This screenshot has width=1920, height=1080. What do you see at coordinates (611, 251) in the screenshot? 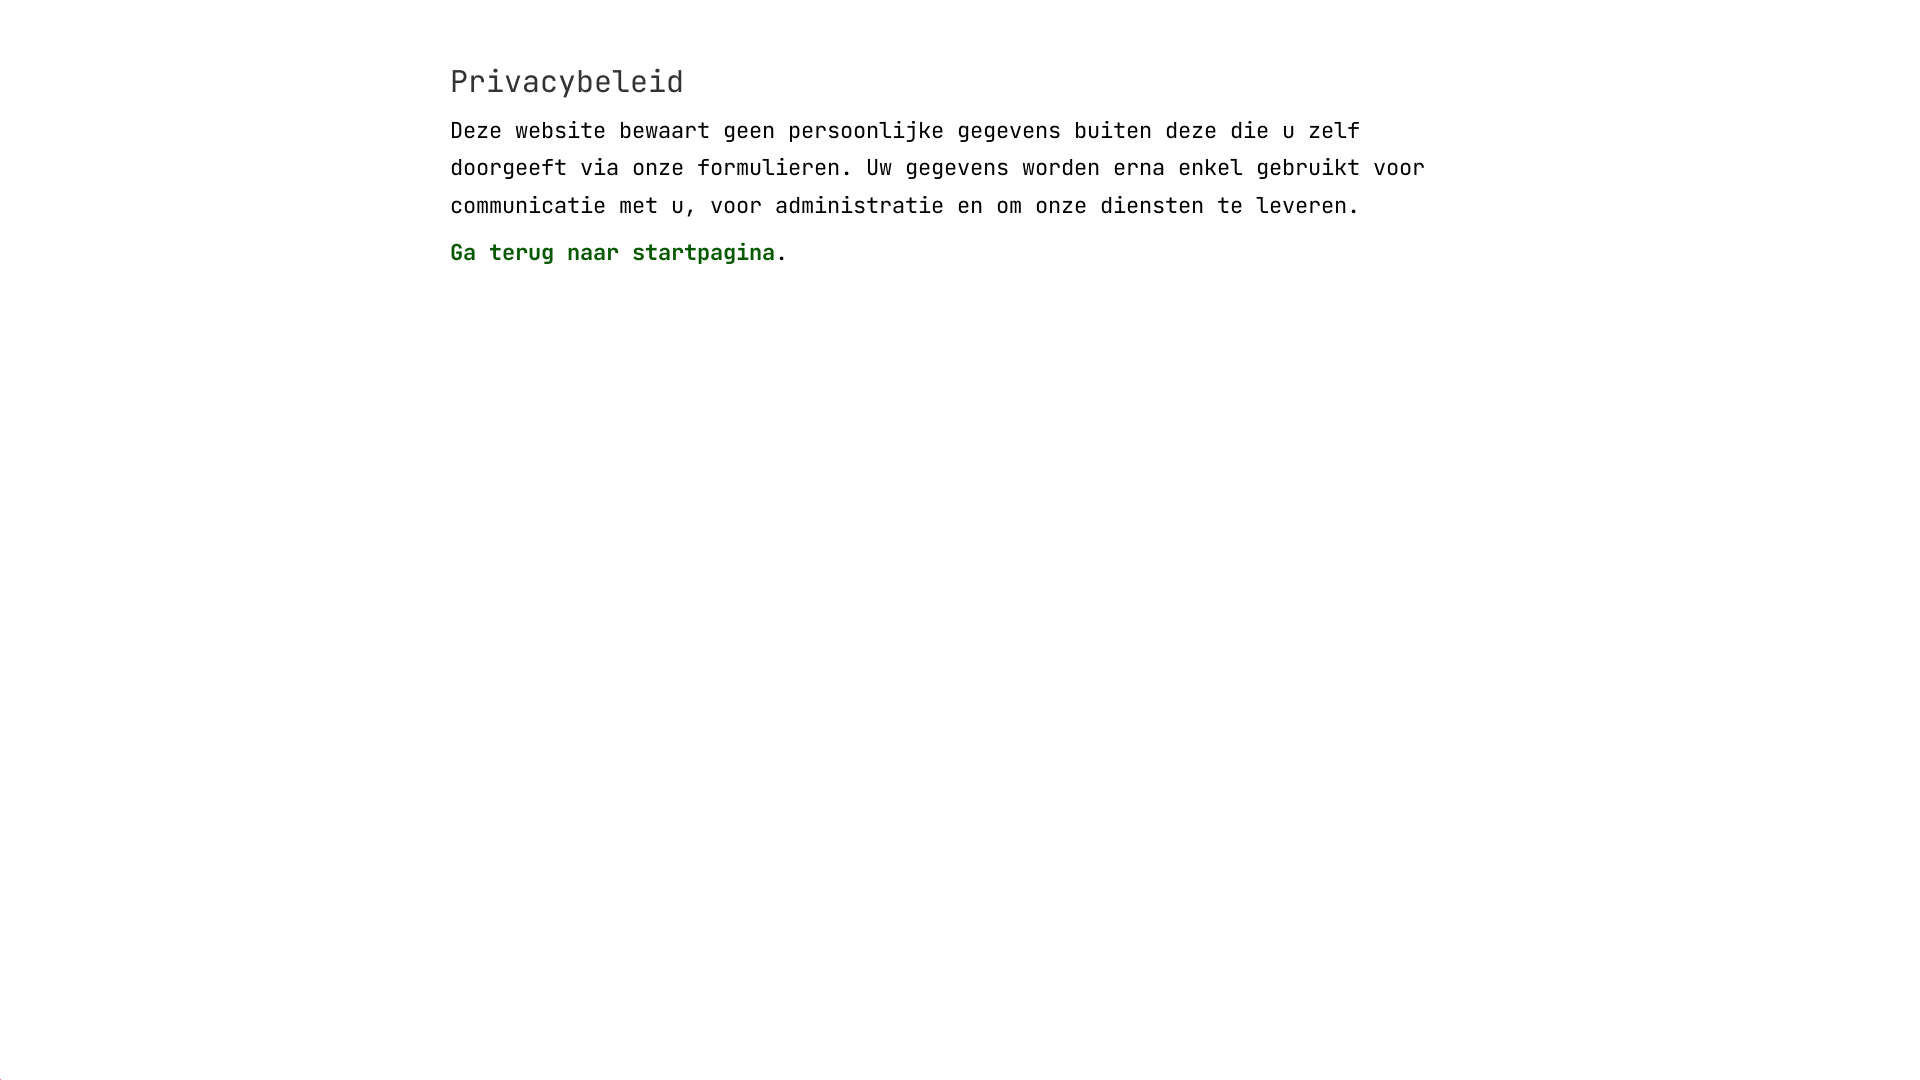
I see `'Ga terug naar startpagina'` at bounding box center [611, 251].